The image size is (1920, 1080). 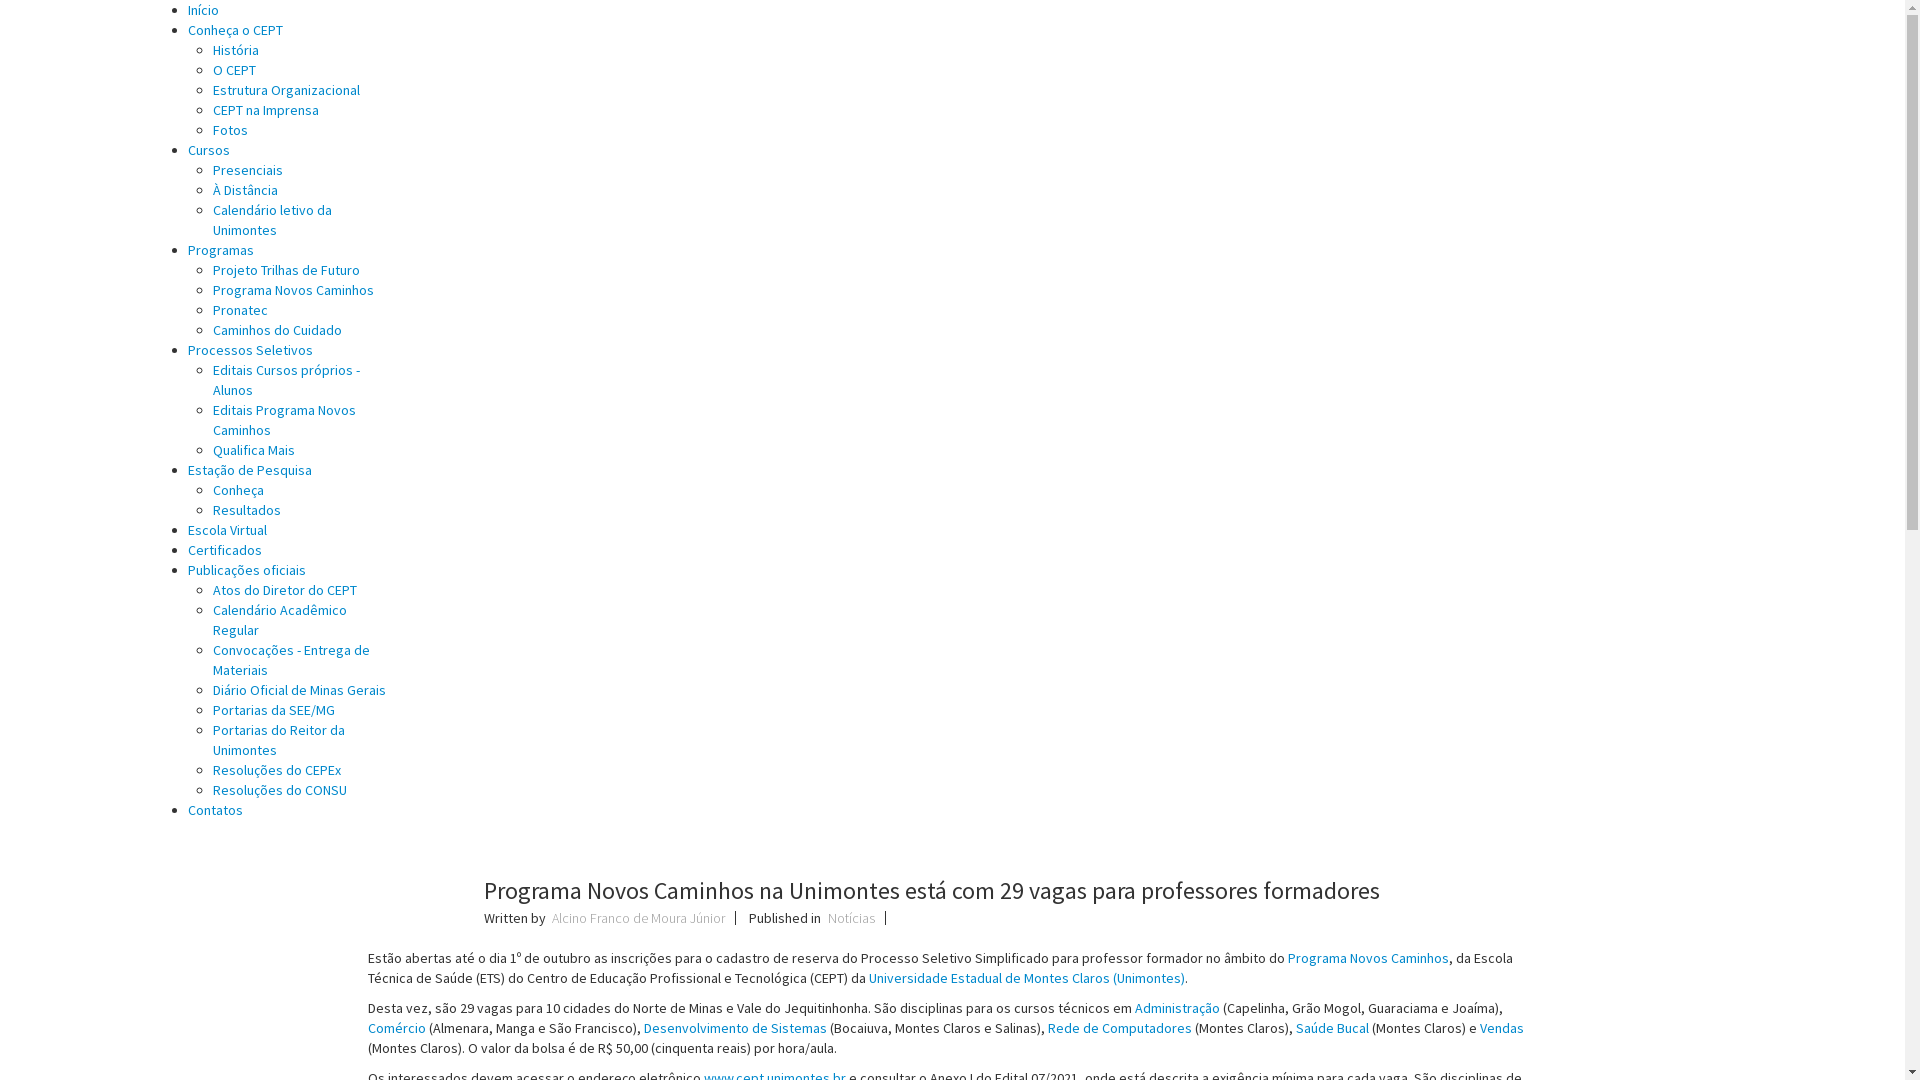 I want to click on 'Atos do Diretor do CEPT', so click(x=283, y=589).